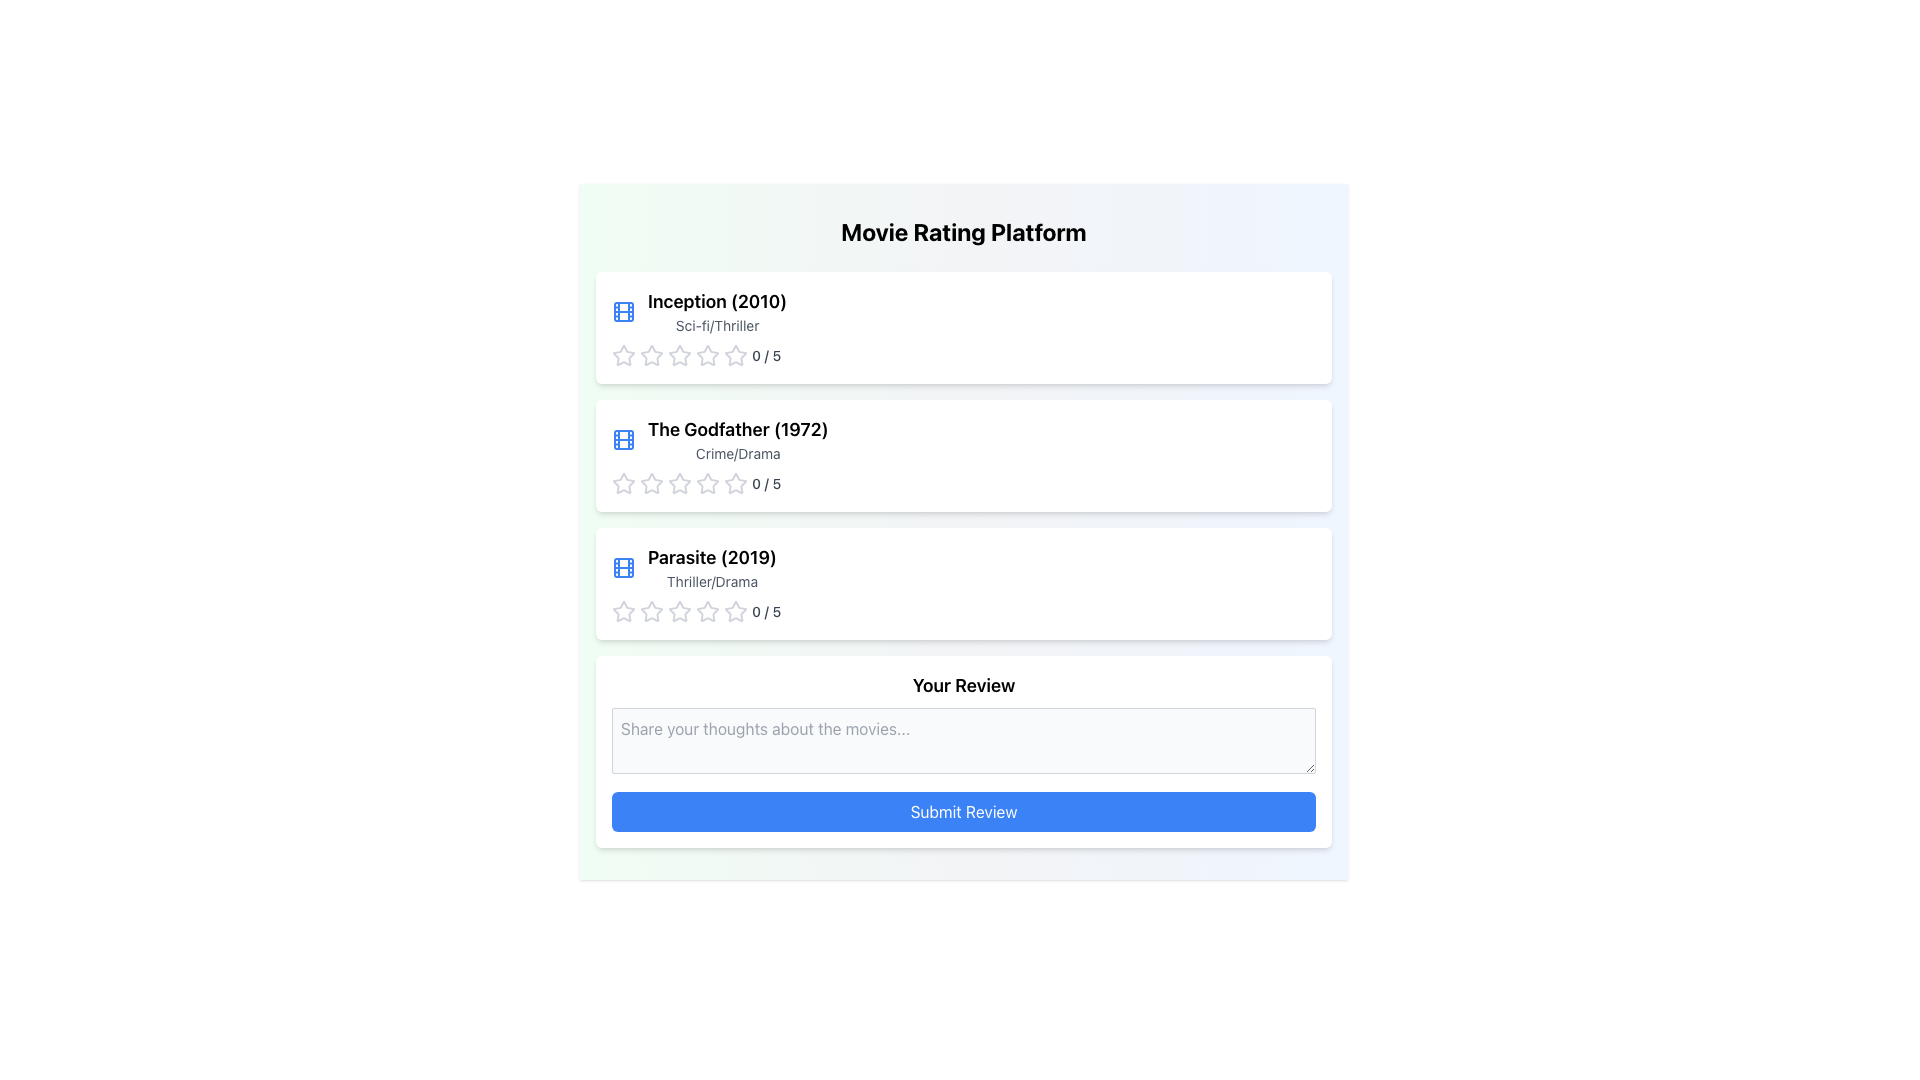 The height and width of the screenshot is (1080, 1920). What do you see at coordinates (680, 483) in the screenshot?
I see `the first star in the rating component for the movie 'The Godfather (1972)'` at bounding box center [680, 483].